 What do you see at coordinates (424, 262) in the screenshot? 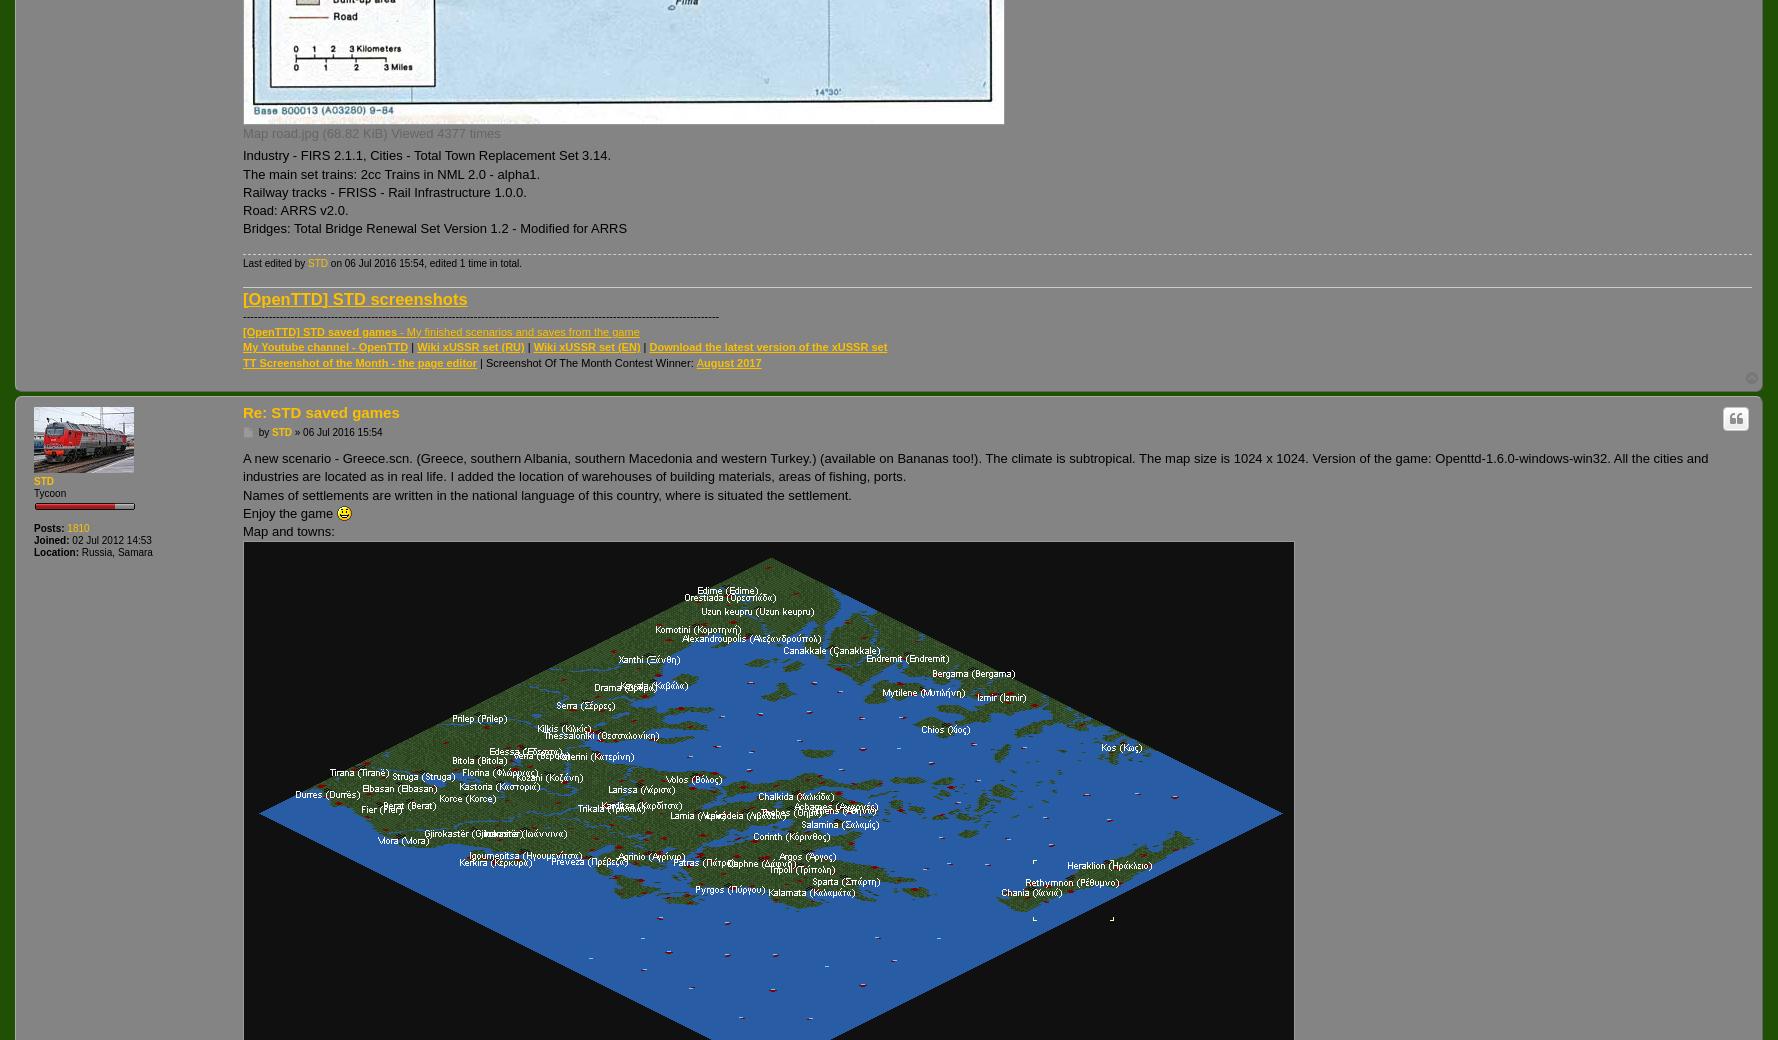
I see `'on 06 Jul 2016 15:54, edited 1 time in total.'` at bounding box center [424, 262].